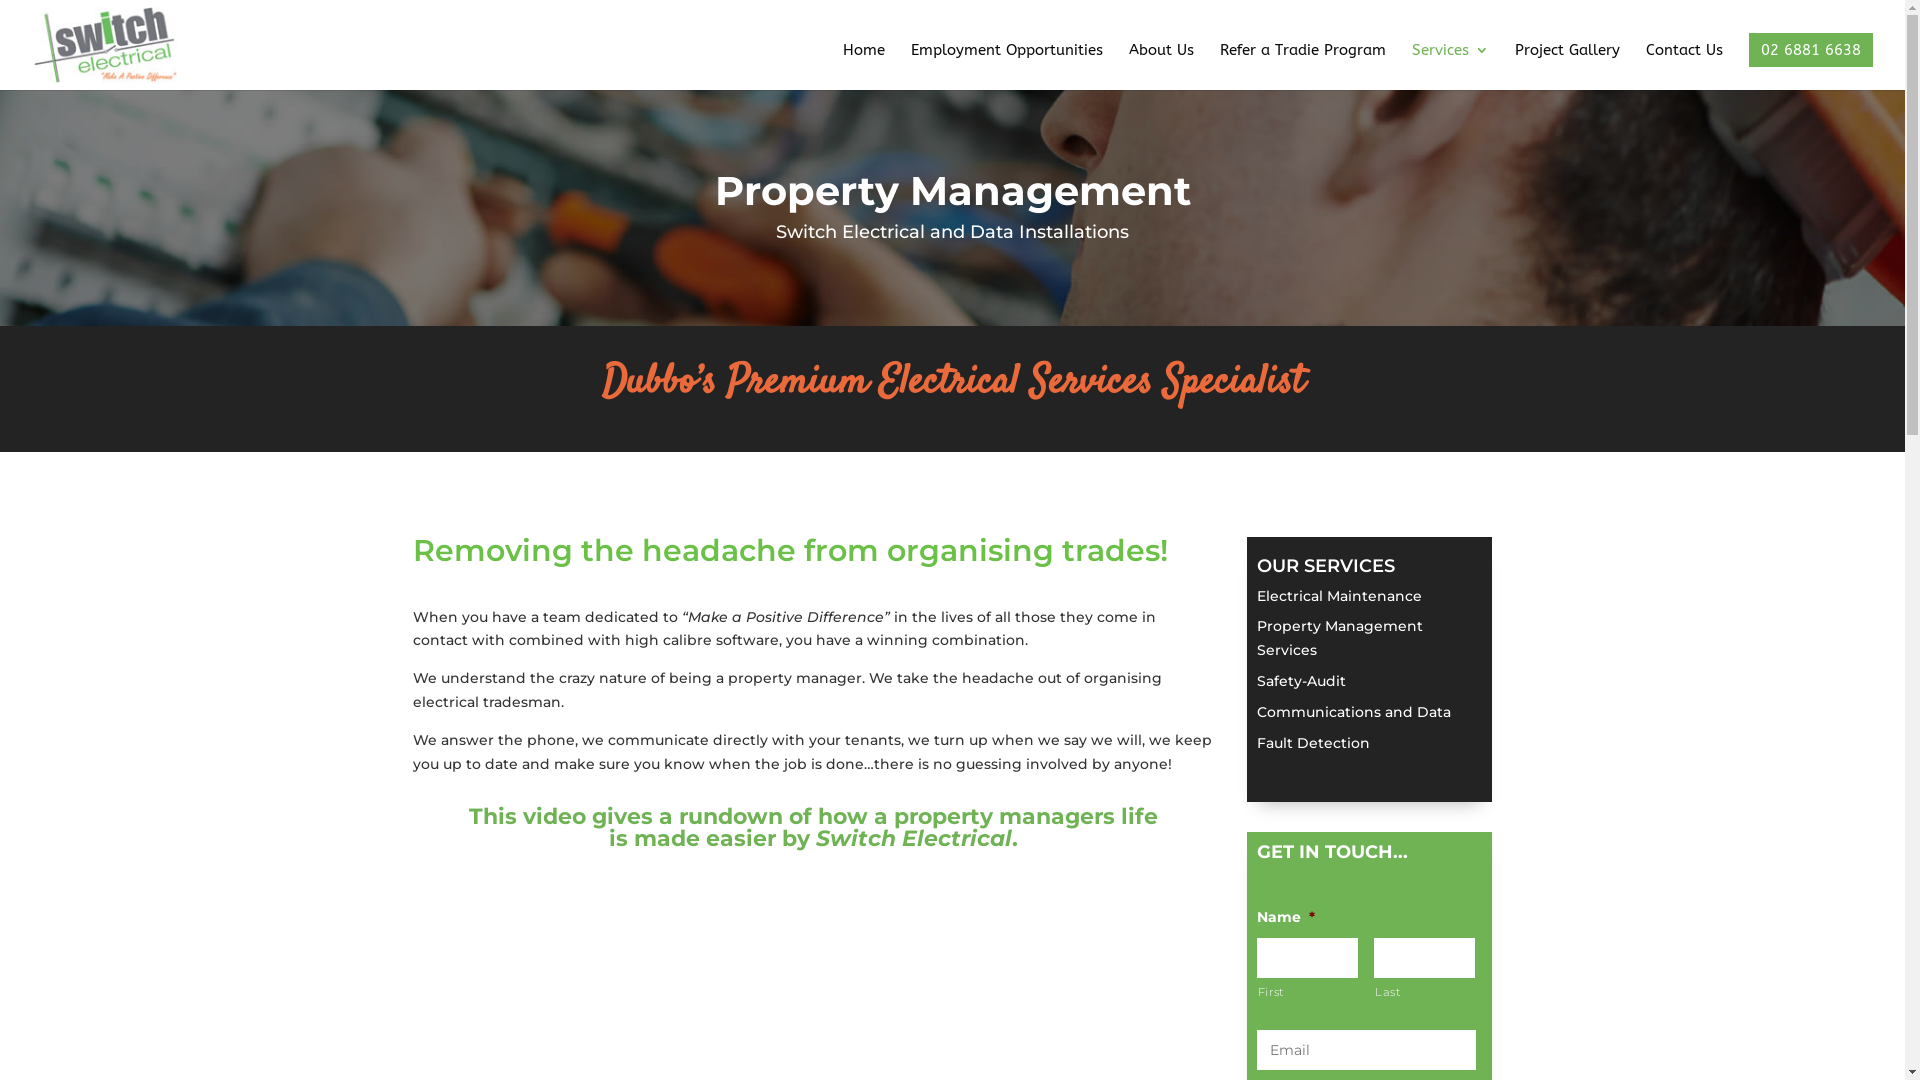 The width and height of the screenshot is (1920, 1080). What do you see at coordinates (1301, 680) in the screenshot?
I see `'Safety-Audit'` at bounding box center [1301, 680].